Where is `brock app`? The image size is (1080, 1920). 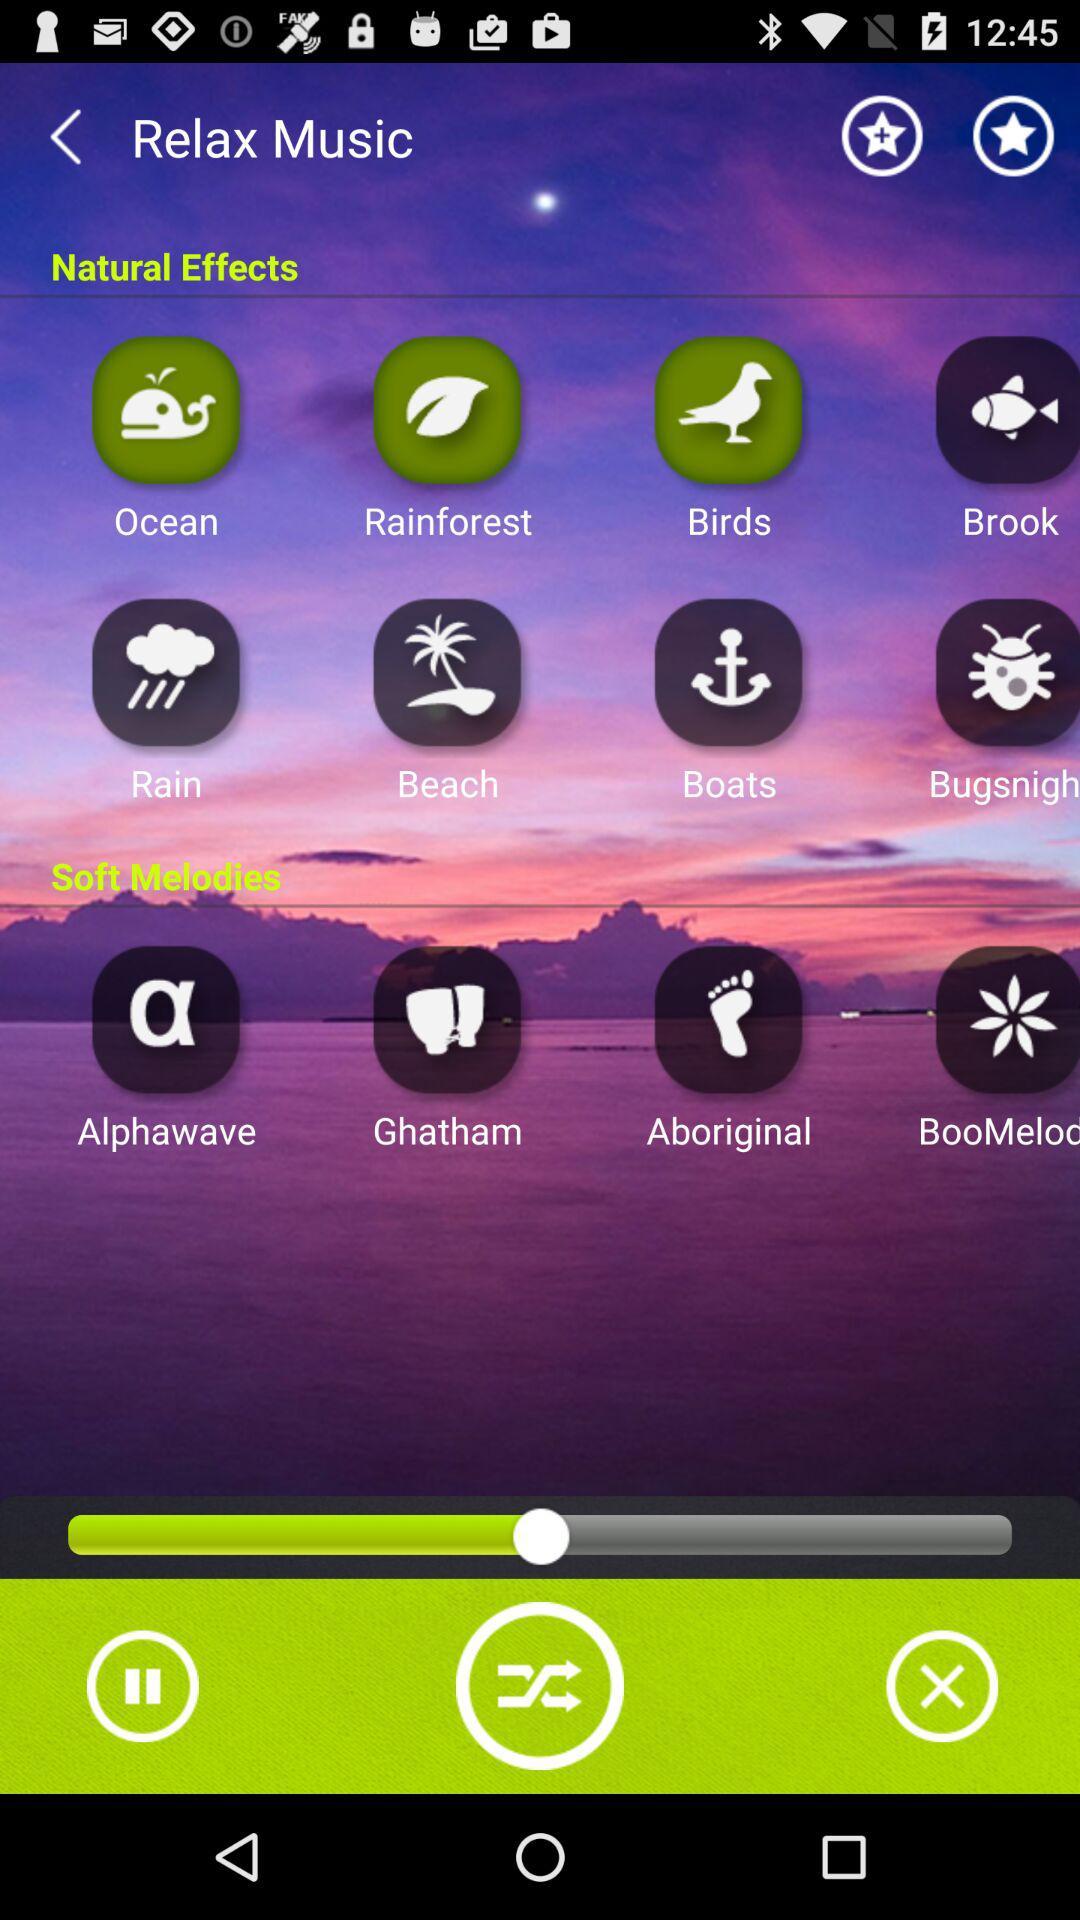 brock app is located at coordinates (1002, 408).